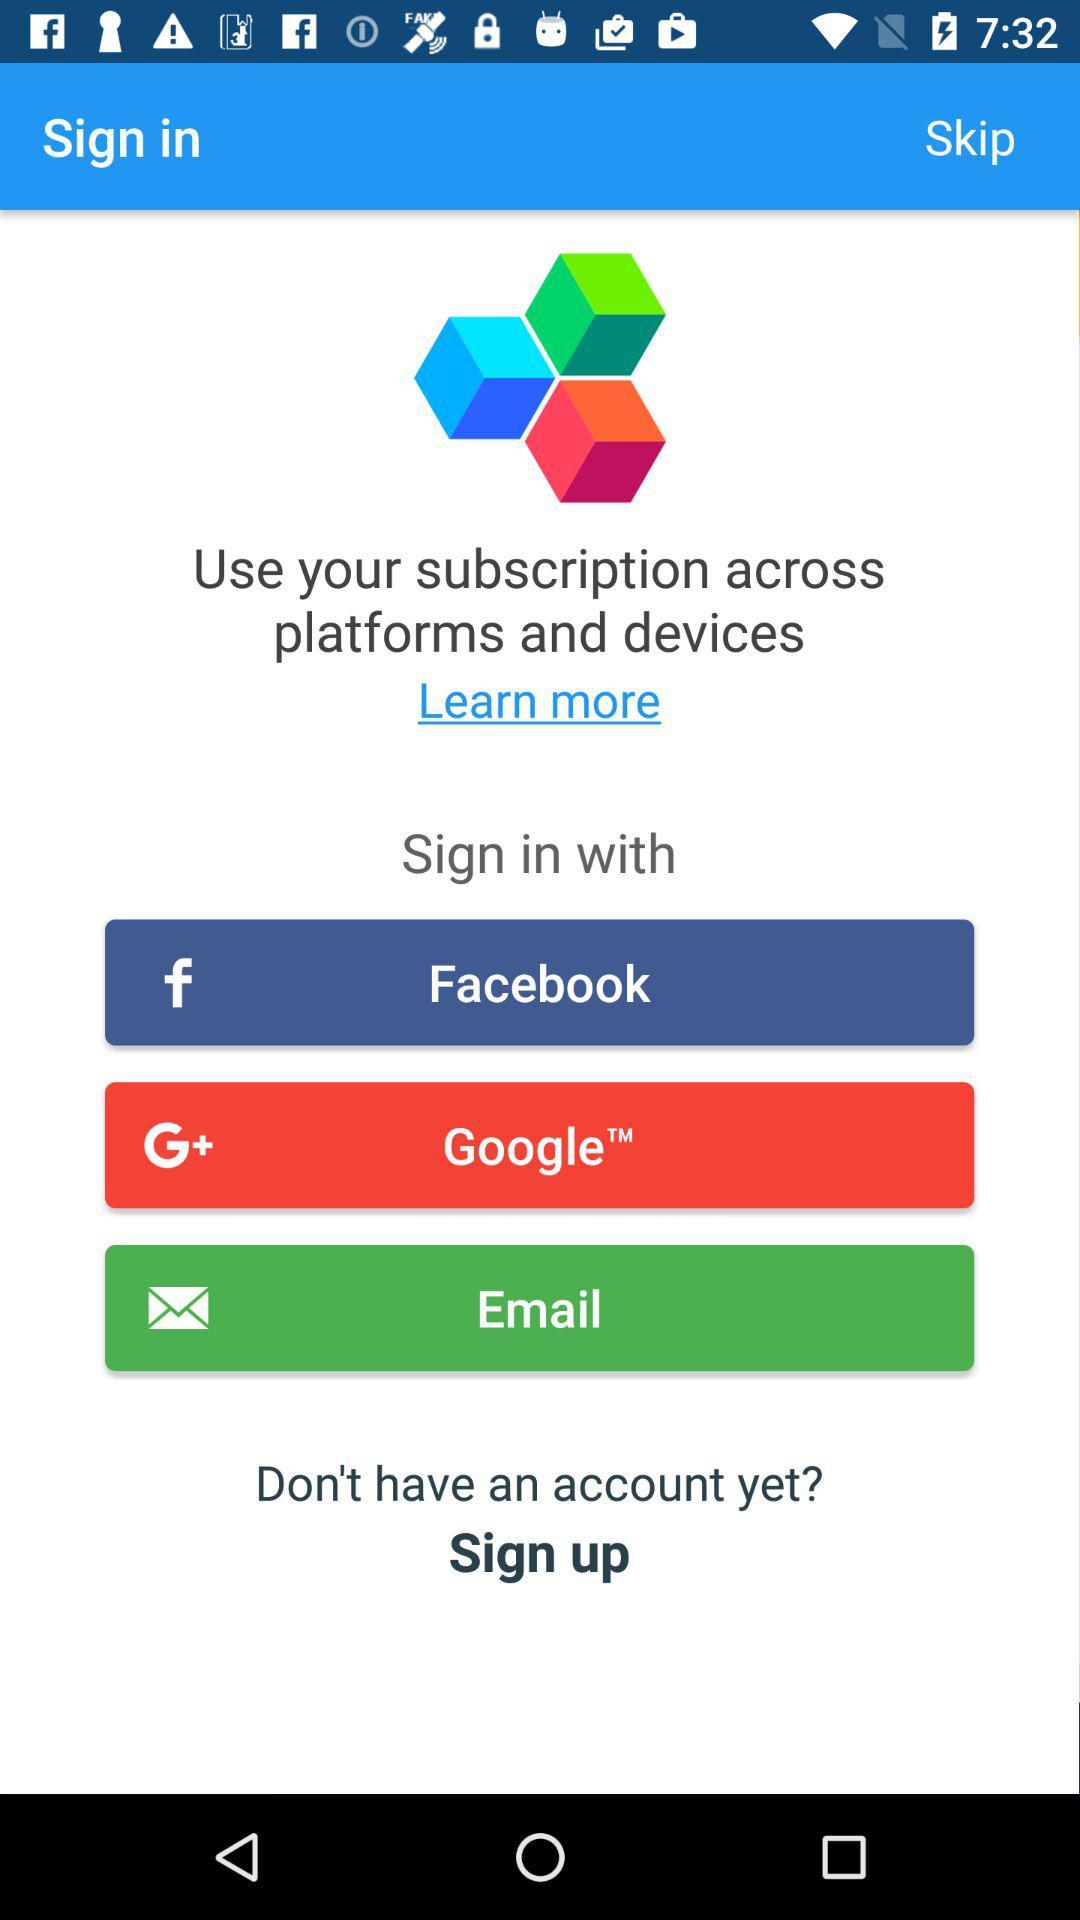 This screenshot has height=1920, width=1080. I want to click on the icon above email item, so click(538, 1145).